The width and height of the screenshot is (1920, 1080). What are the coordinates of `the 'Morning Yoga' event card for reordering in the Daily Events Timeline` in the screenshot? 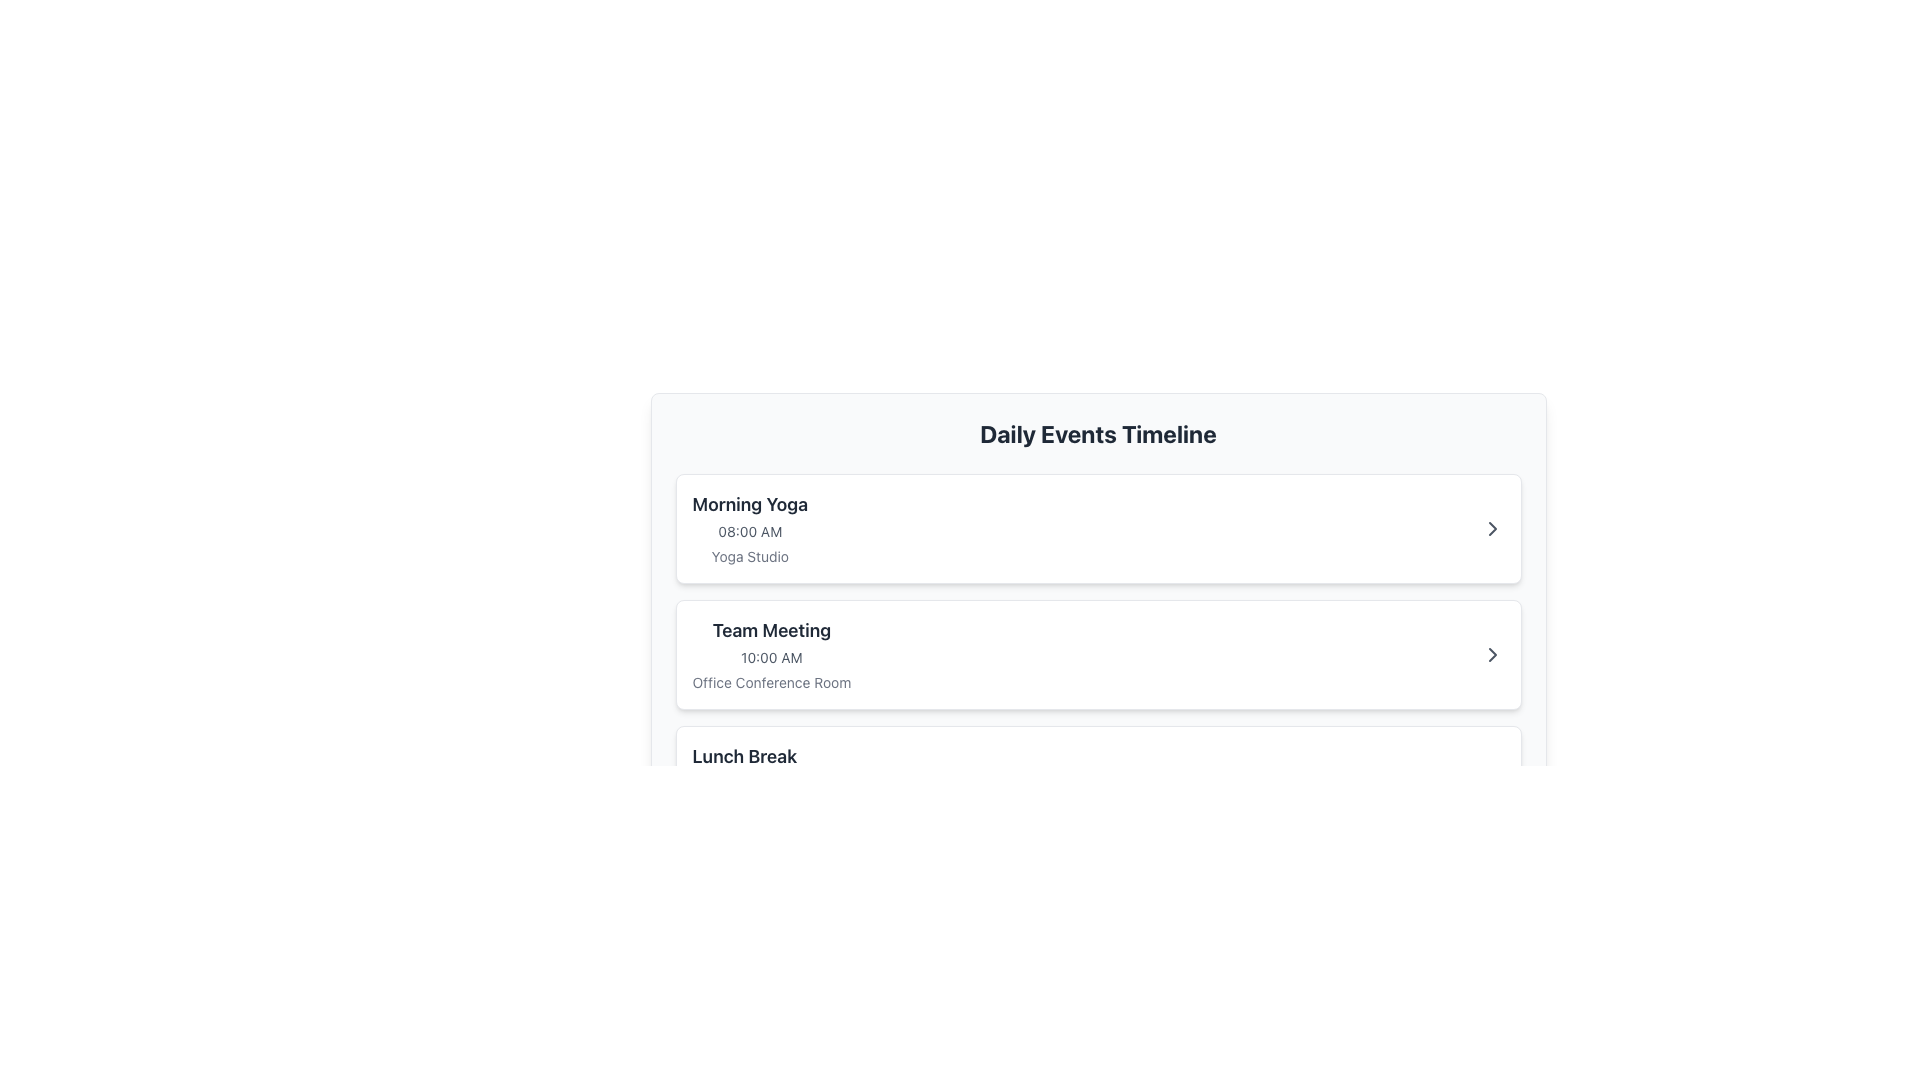 It's located at (1097, 527).